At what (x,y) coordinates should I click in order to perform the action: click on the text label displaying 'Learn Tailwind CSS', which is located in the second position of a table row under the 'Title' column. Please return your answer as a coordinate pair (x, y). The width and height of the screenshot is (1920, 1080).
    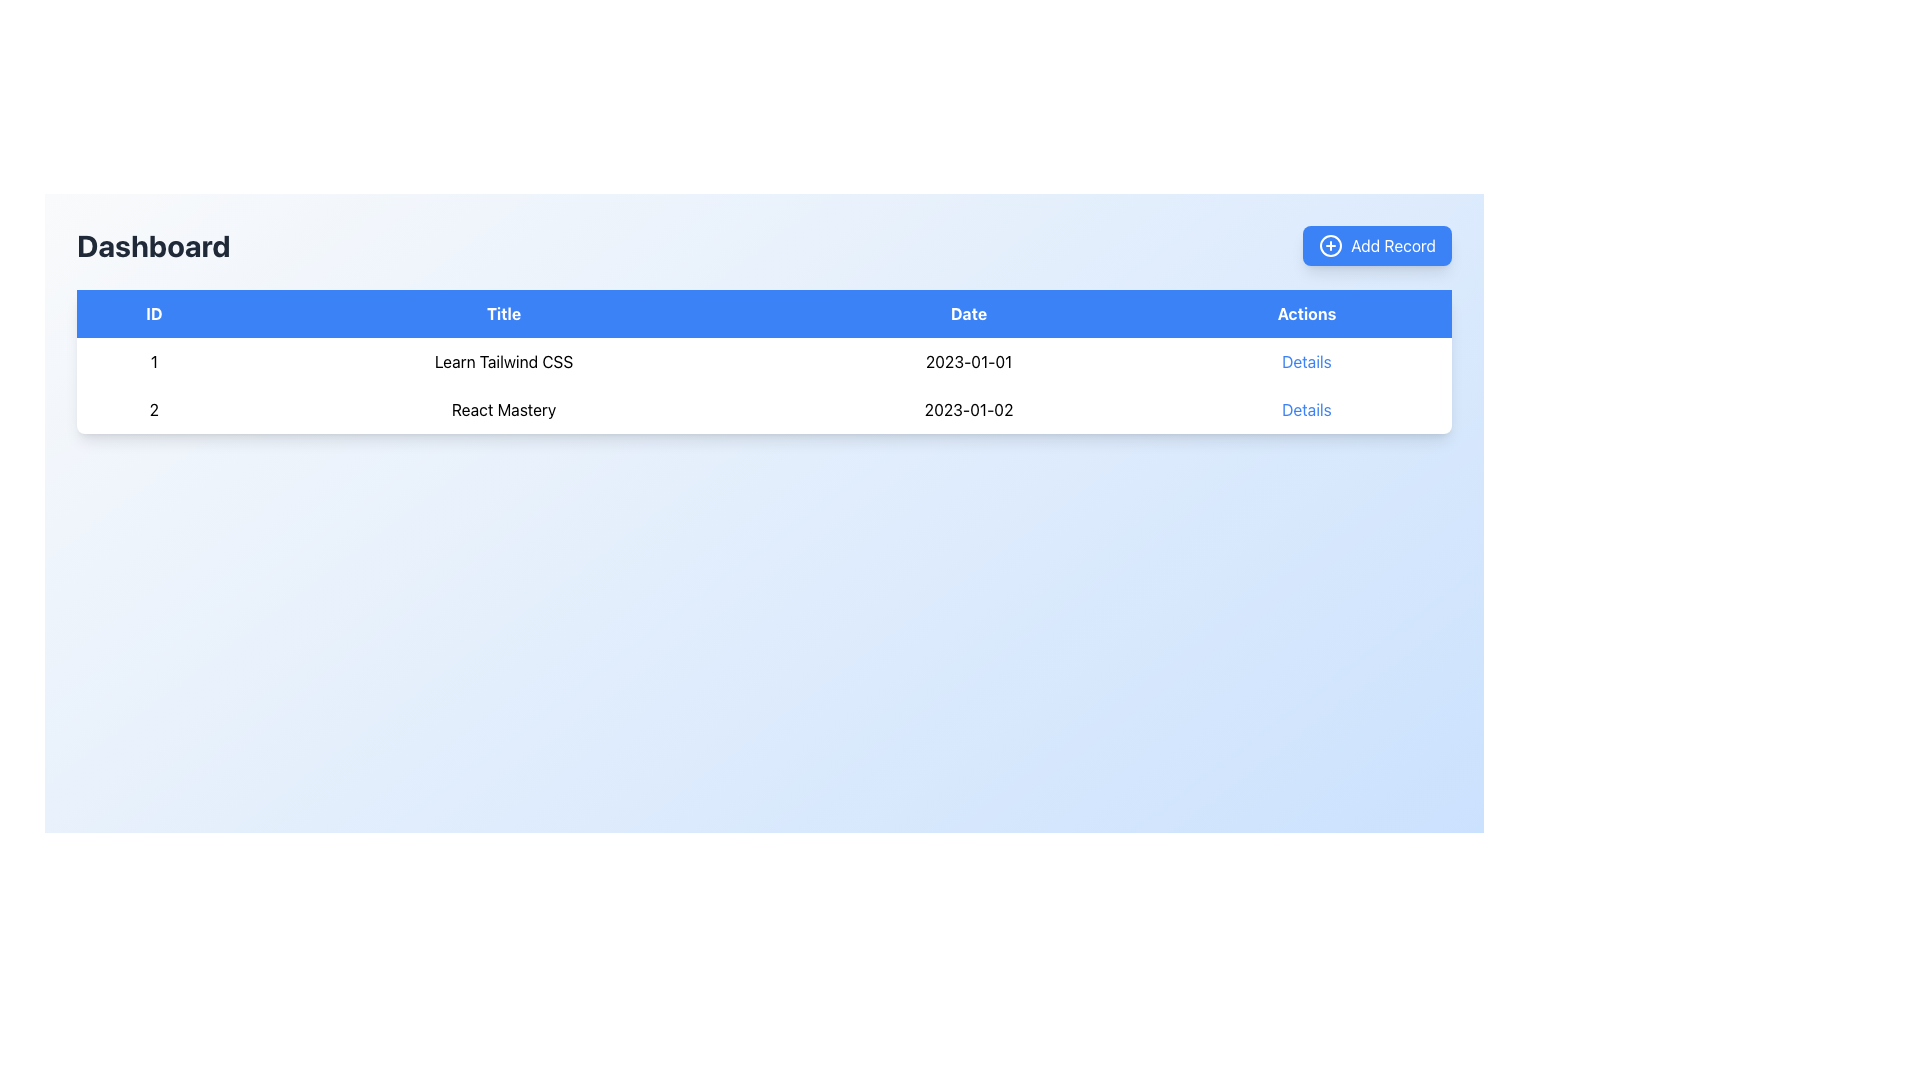
    Looking at the image, I should click on (504, 362).